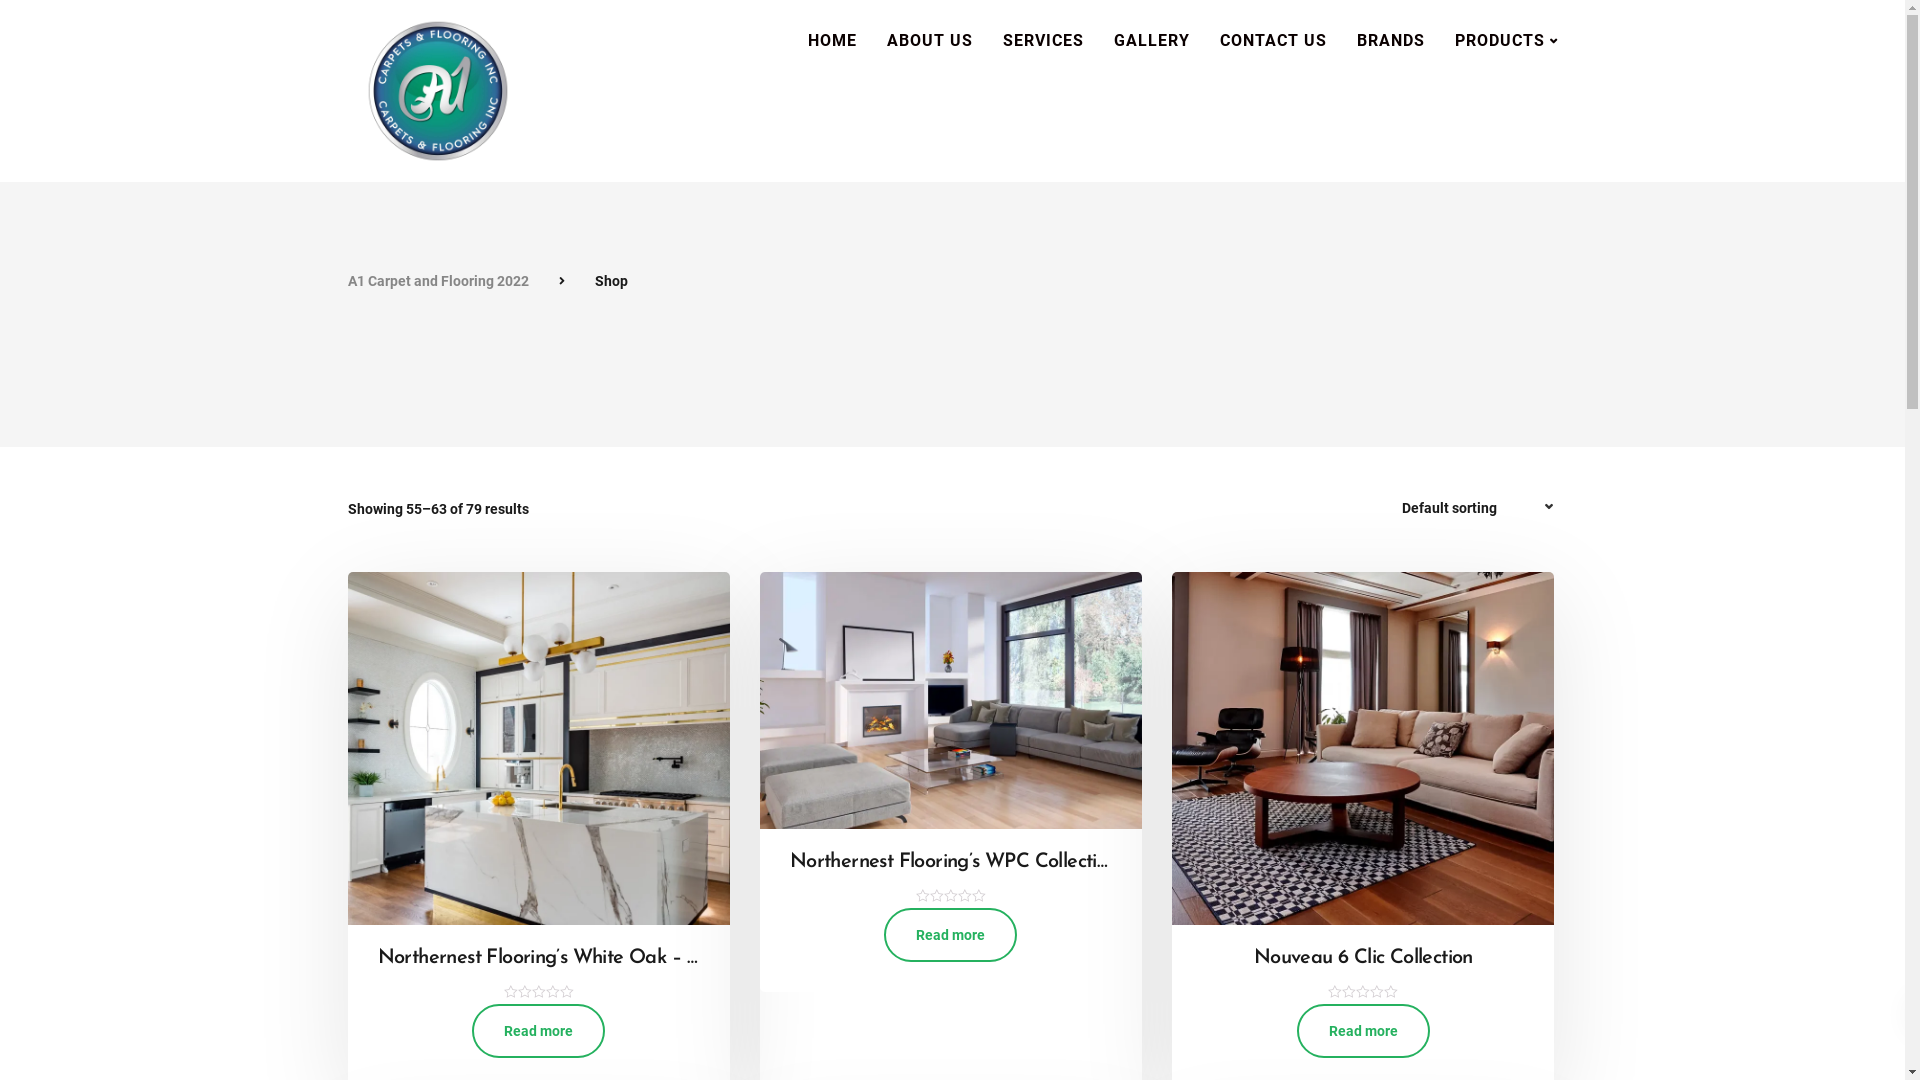 This screenshot has height=1080, width=1920. Describe the element at coordinates (1151, 41) in the screenshot. I see `'GALLERY'` at that location.